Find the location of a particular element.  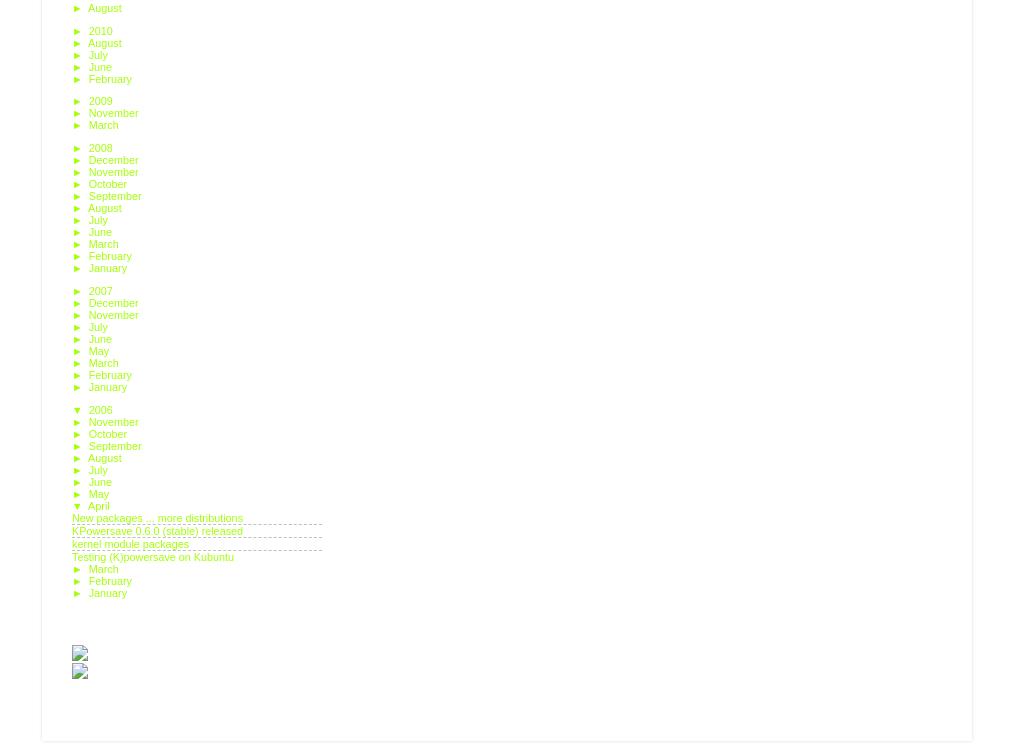

'Posts' is located at coordinates (105, 655).